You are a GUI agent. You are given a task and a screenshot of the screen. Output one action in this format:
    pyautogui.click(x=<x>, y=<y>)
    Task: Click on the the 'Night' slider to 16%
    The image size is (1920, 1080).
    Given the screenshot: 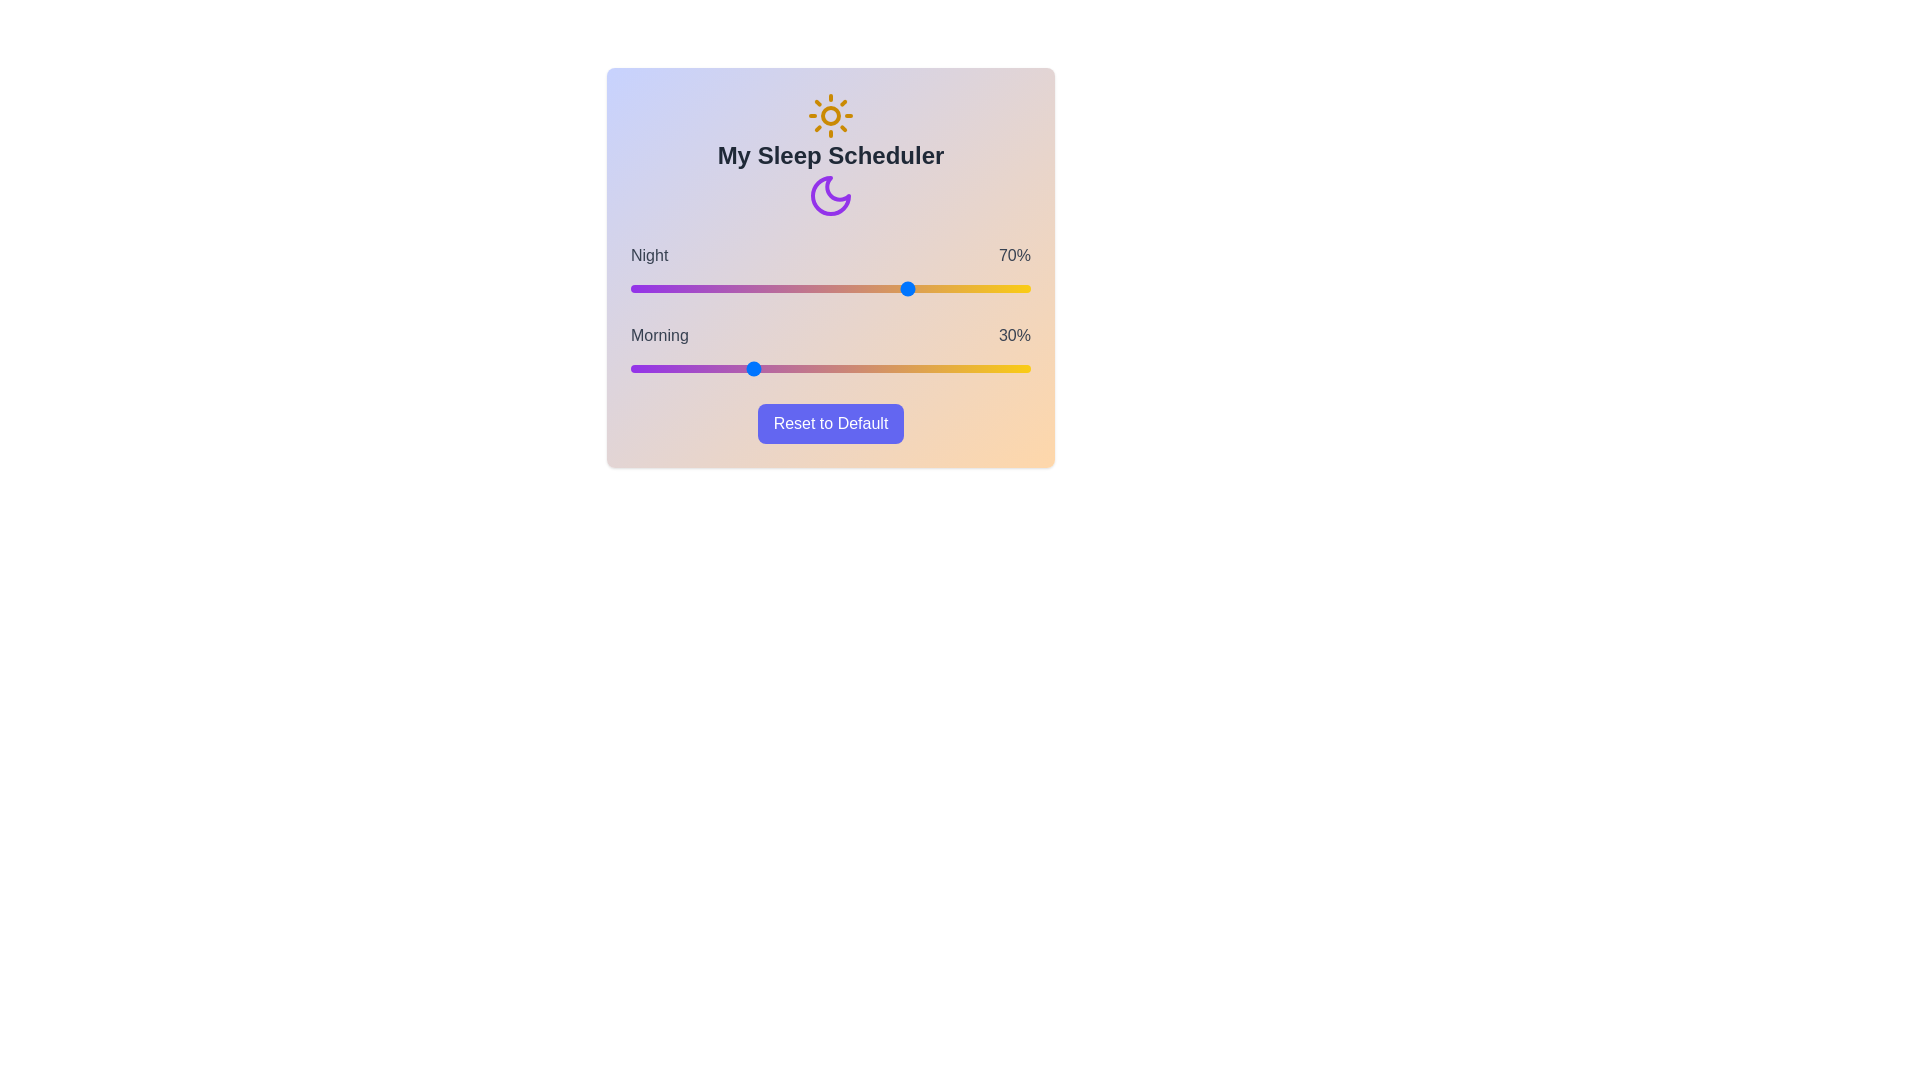 What is the action you would take?
    pyautogui.click(x=695, y=289)
    